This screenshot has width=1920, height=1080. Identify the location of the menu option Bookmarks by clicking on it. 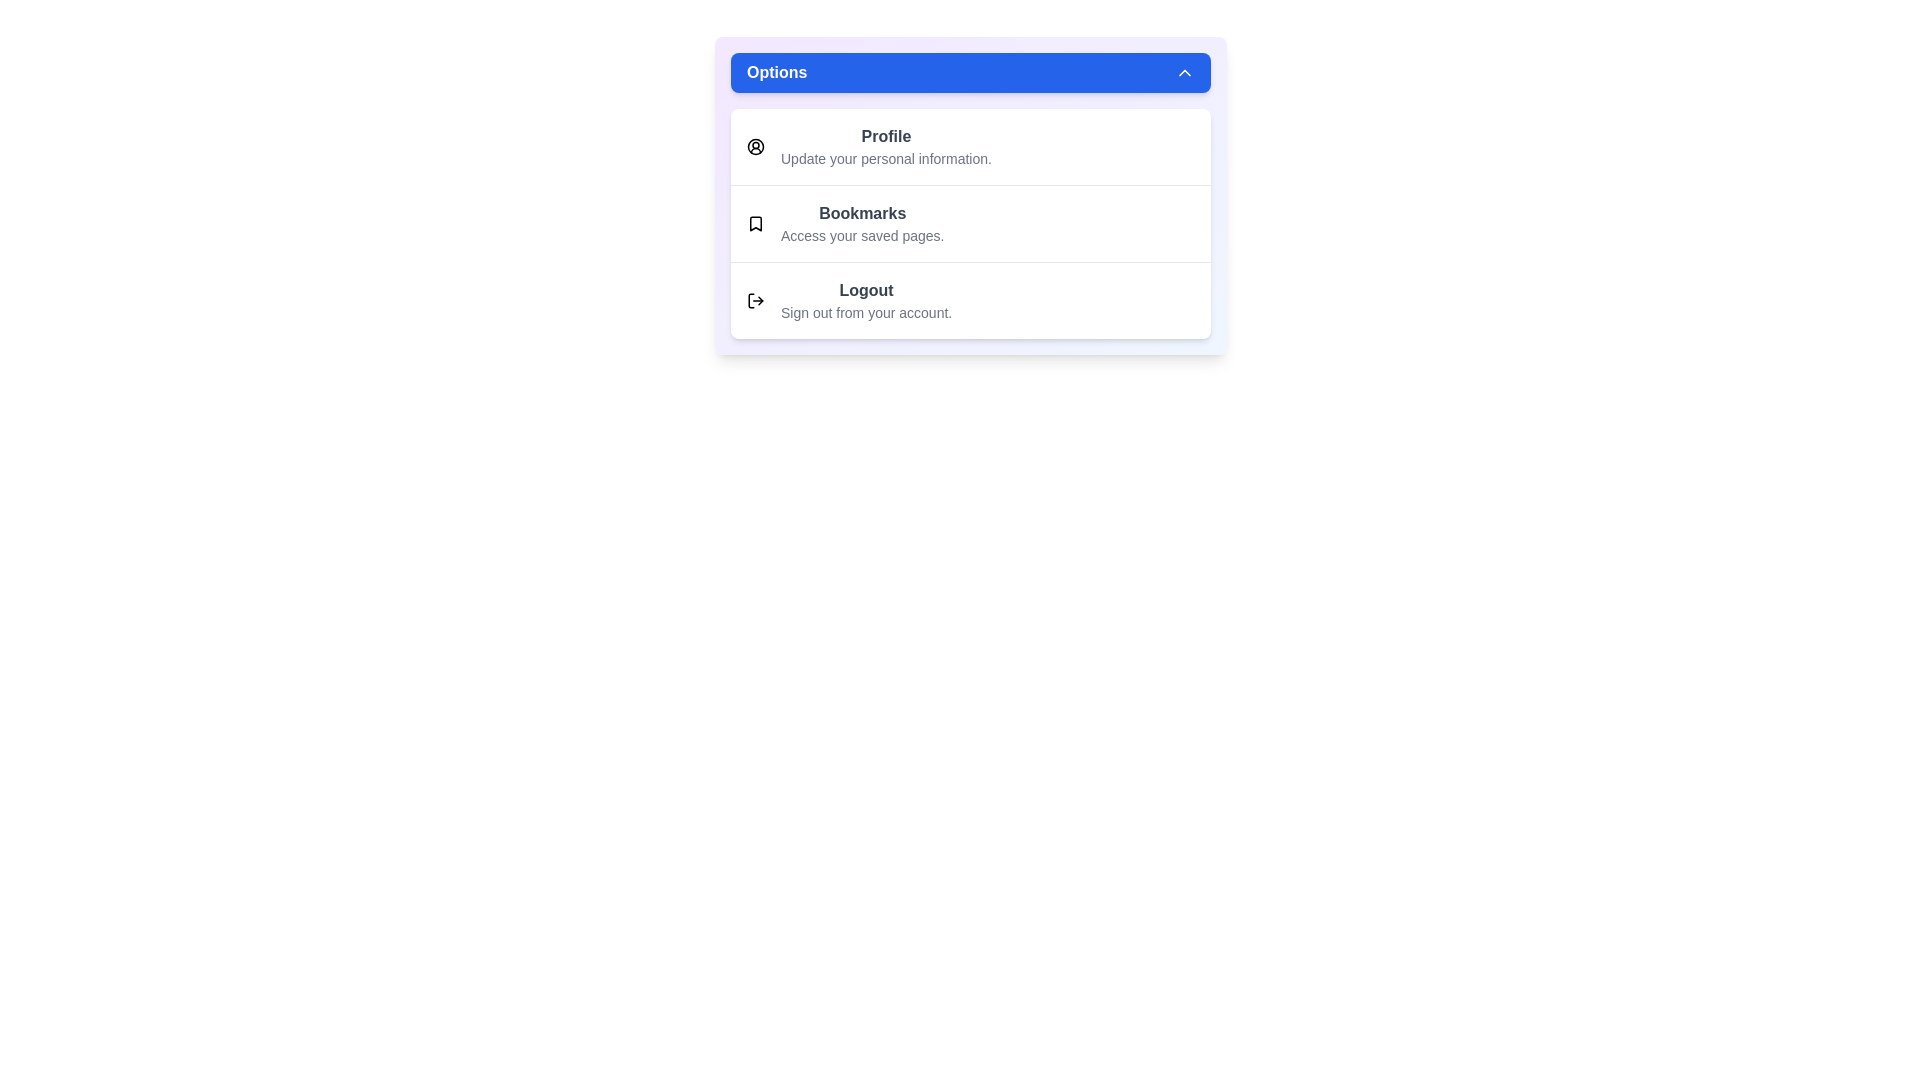
(970, 223).